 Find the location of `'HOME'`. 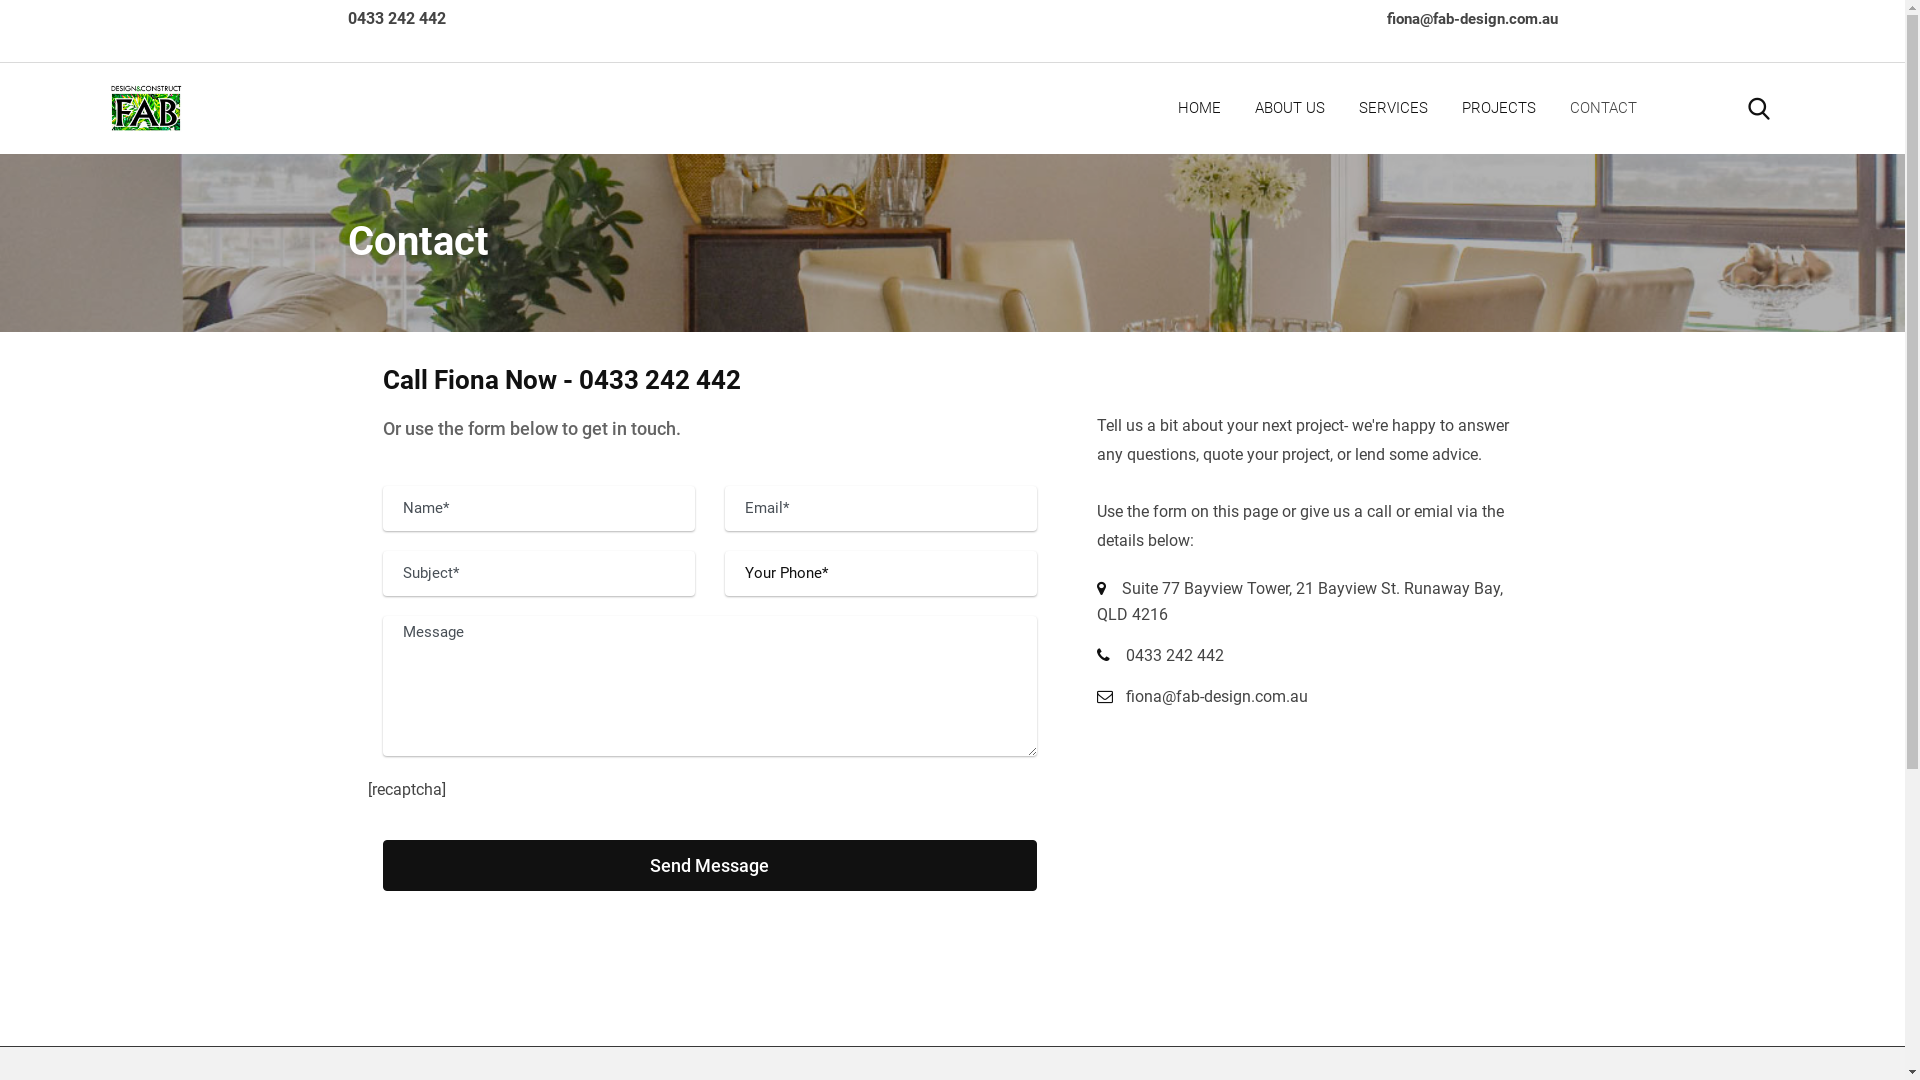

'HOME' is located at coordinates (1199, 108).